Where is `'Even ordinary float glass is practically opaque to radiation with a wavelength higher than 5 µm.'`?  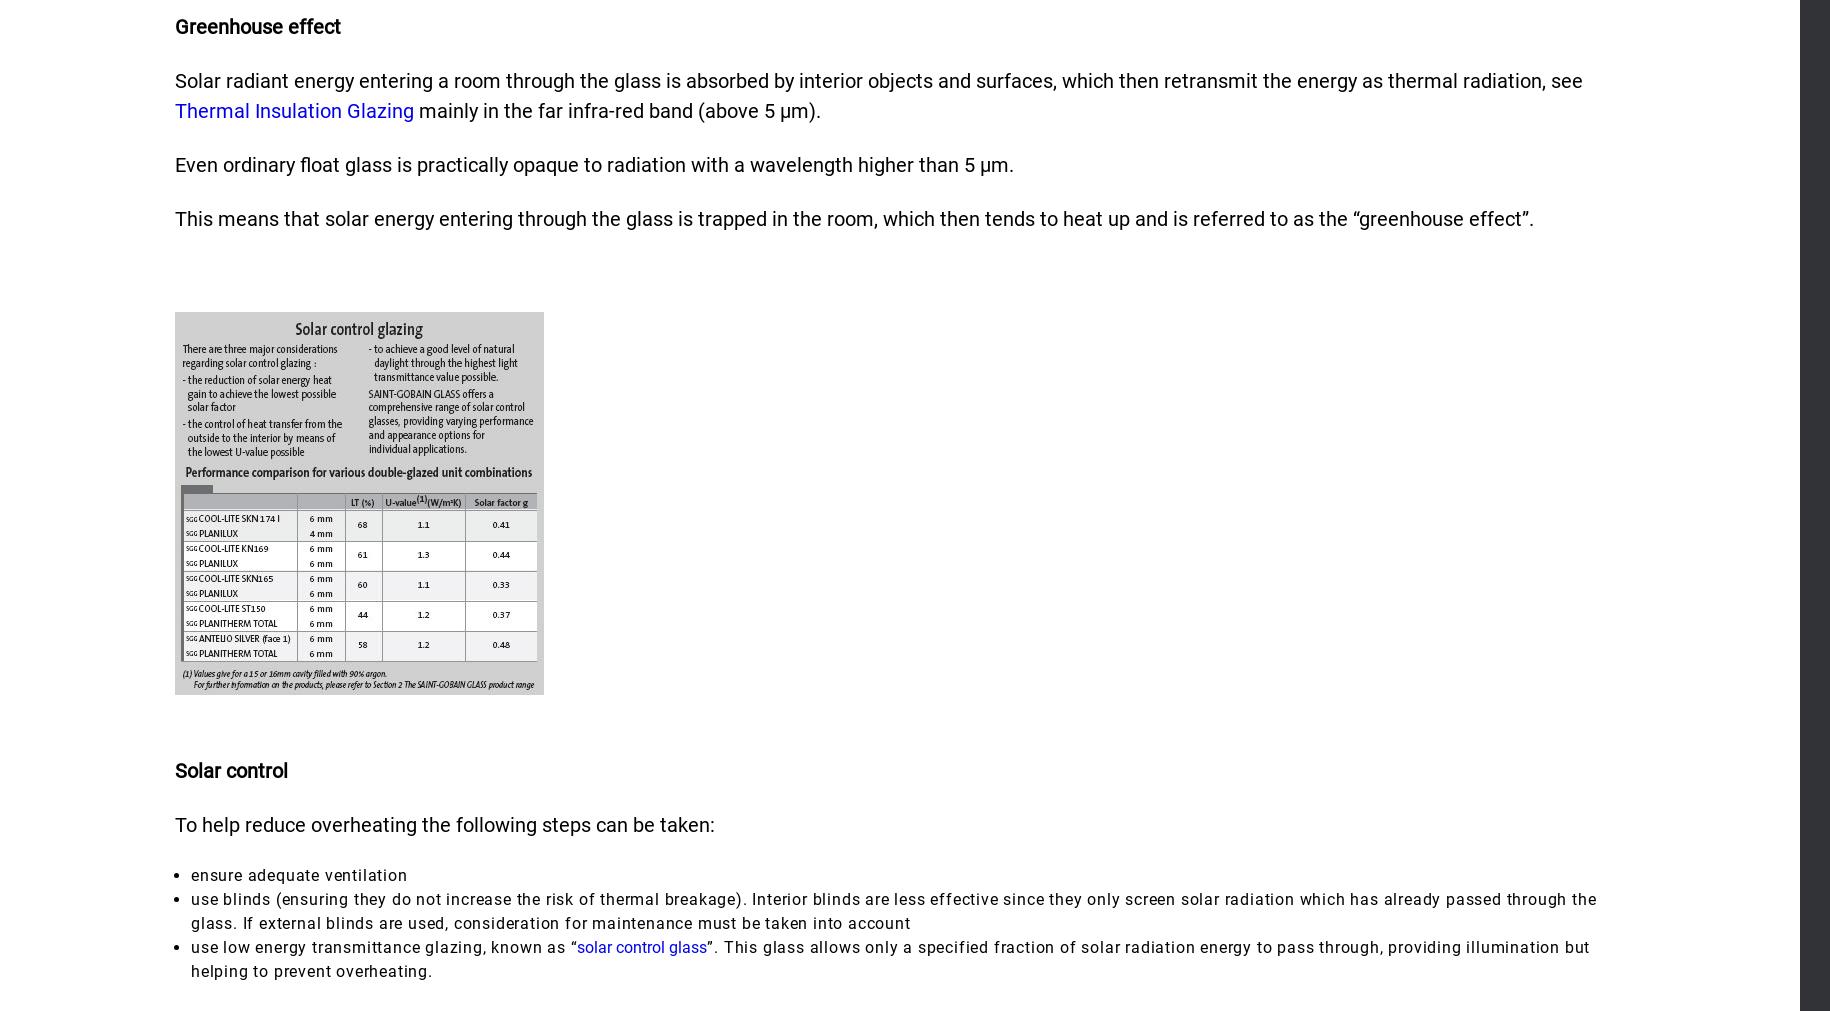
'Even ordinary float glass is practically opaque to radiation with a wavelength higher than 5 µm.' is located at coordinates (593, 162).